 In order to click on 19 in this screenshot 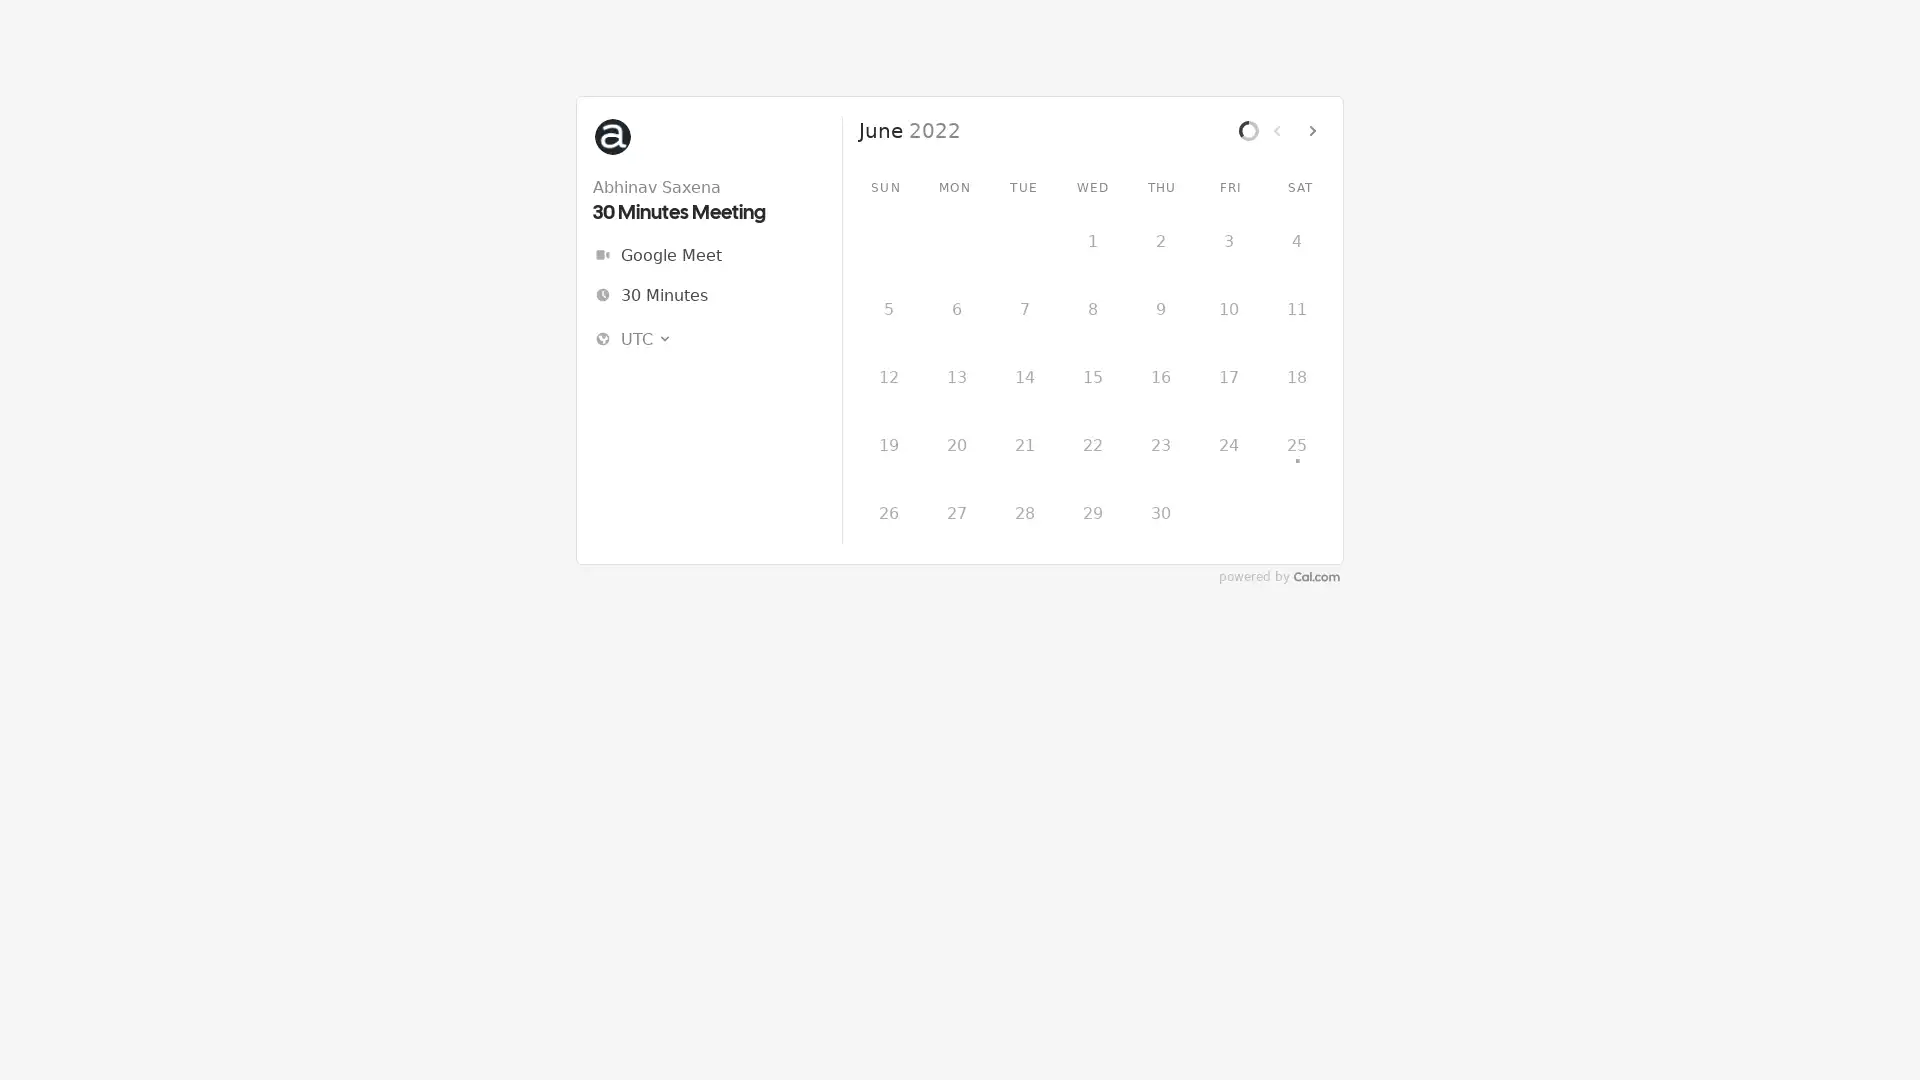, I will do `click(887, 443)`.